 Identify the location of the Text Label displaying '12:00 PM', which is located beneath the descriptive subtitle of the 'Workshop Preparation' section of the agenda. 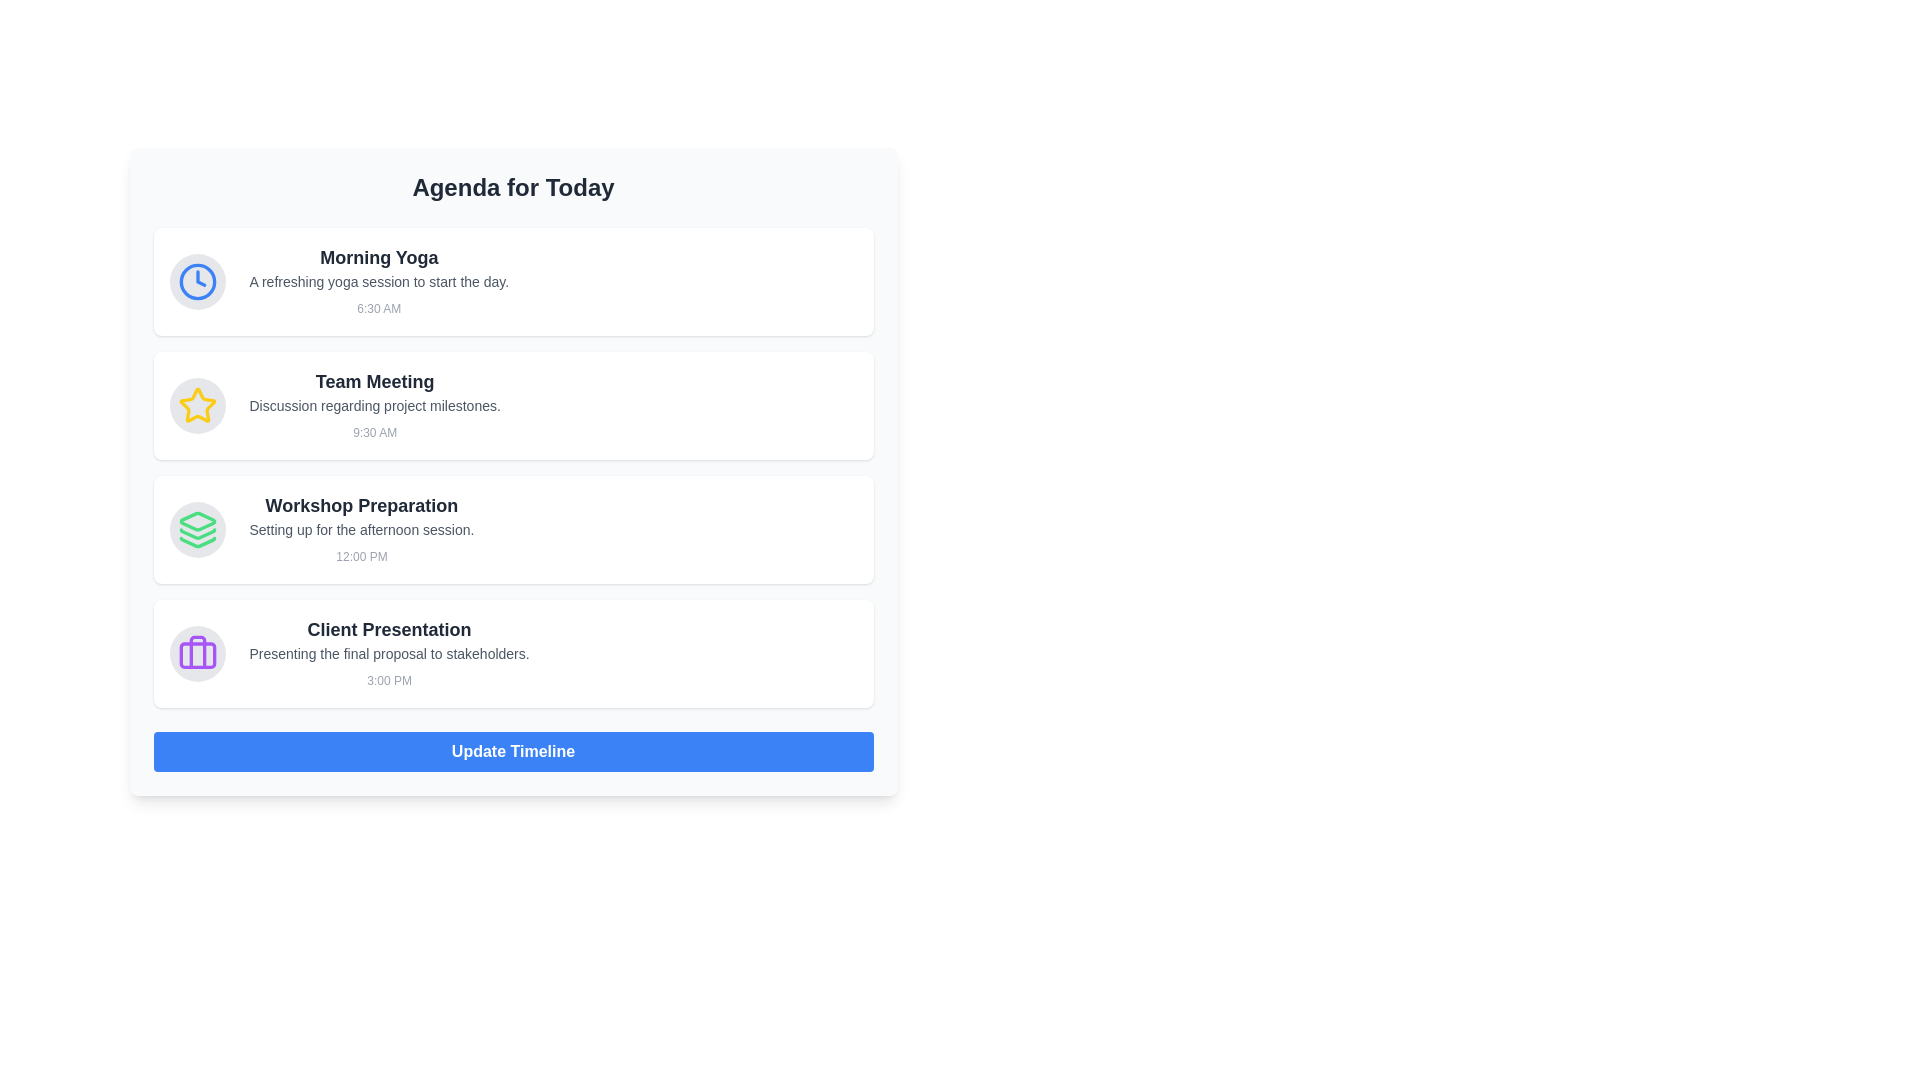
(361, 556).